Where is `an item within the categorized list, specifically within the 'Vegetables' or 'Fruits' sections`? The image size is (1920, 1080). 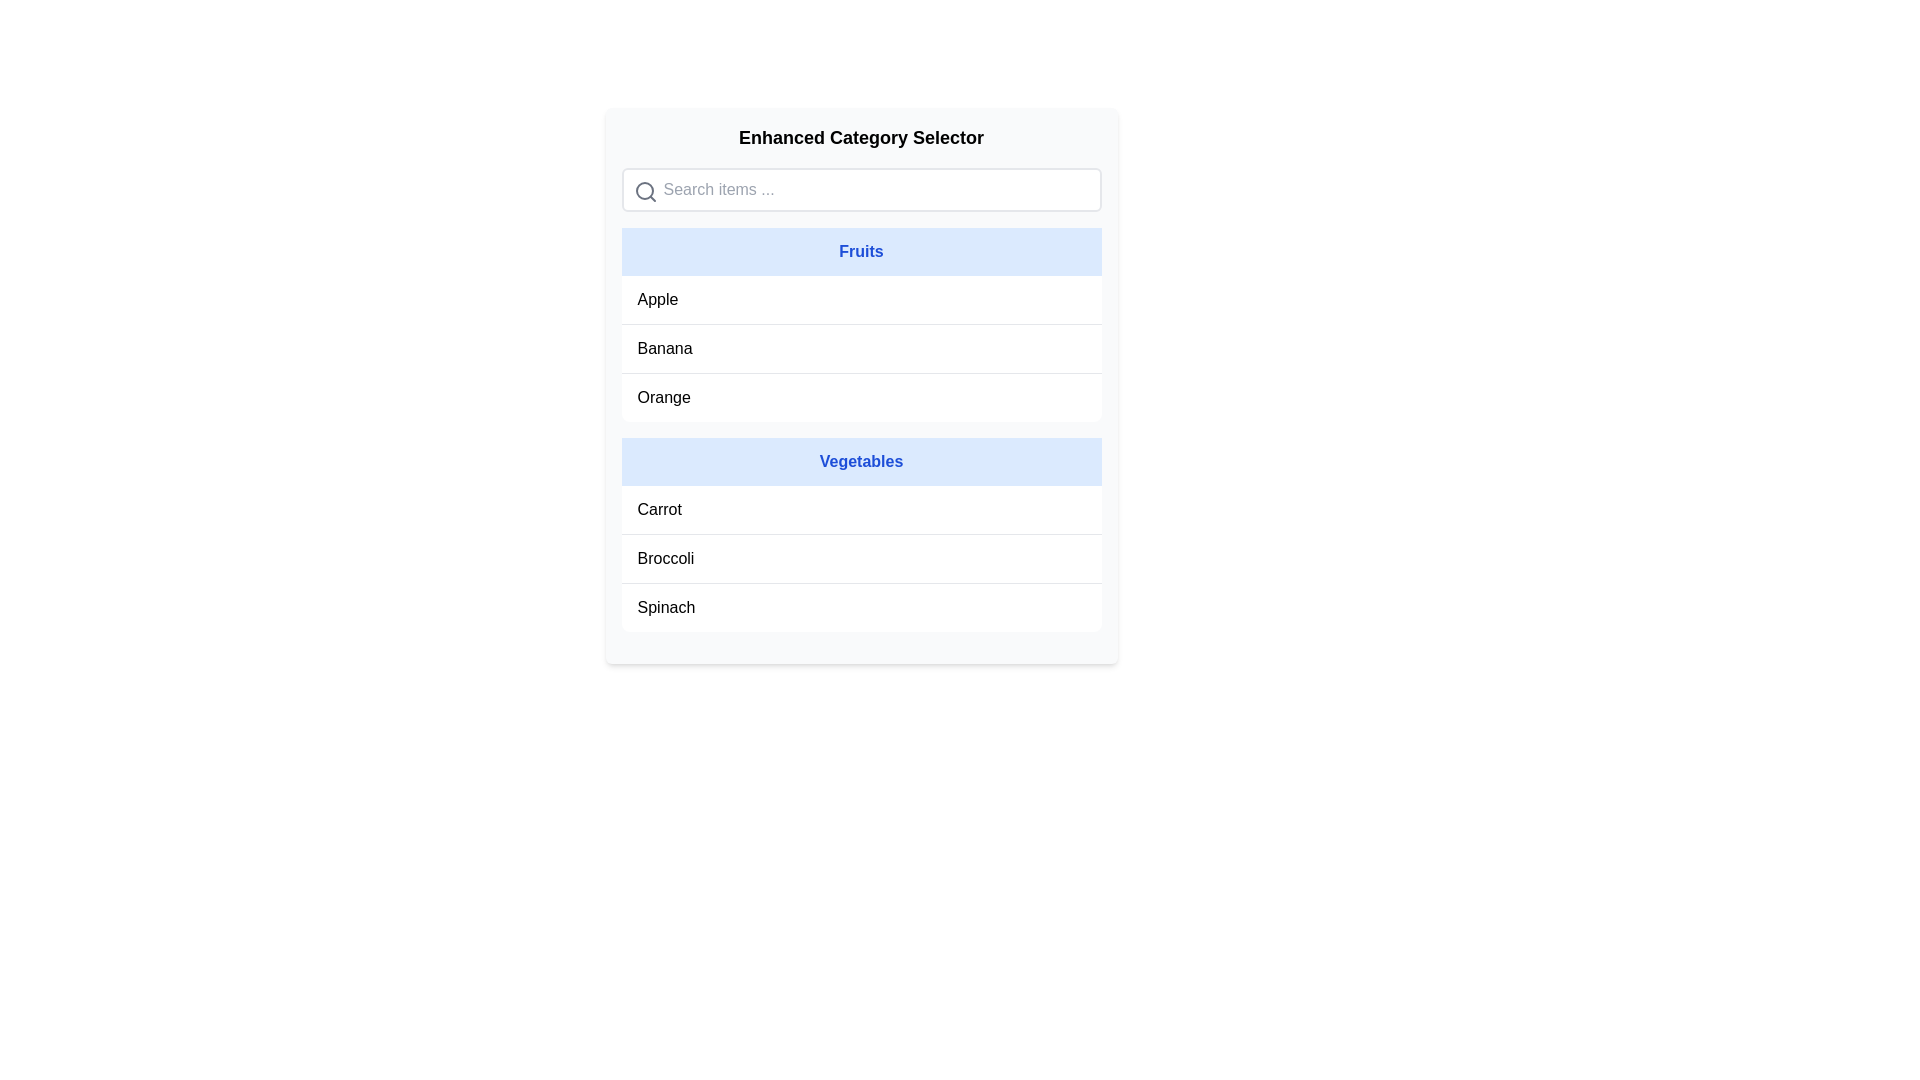
an item within the categorized list, specifically within the 'Vegetables' or 'Fruits' sections is located at coordinates (861, 437).